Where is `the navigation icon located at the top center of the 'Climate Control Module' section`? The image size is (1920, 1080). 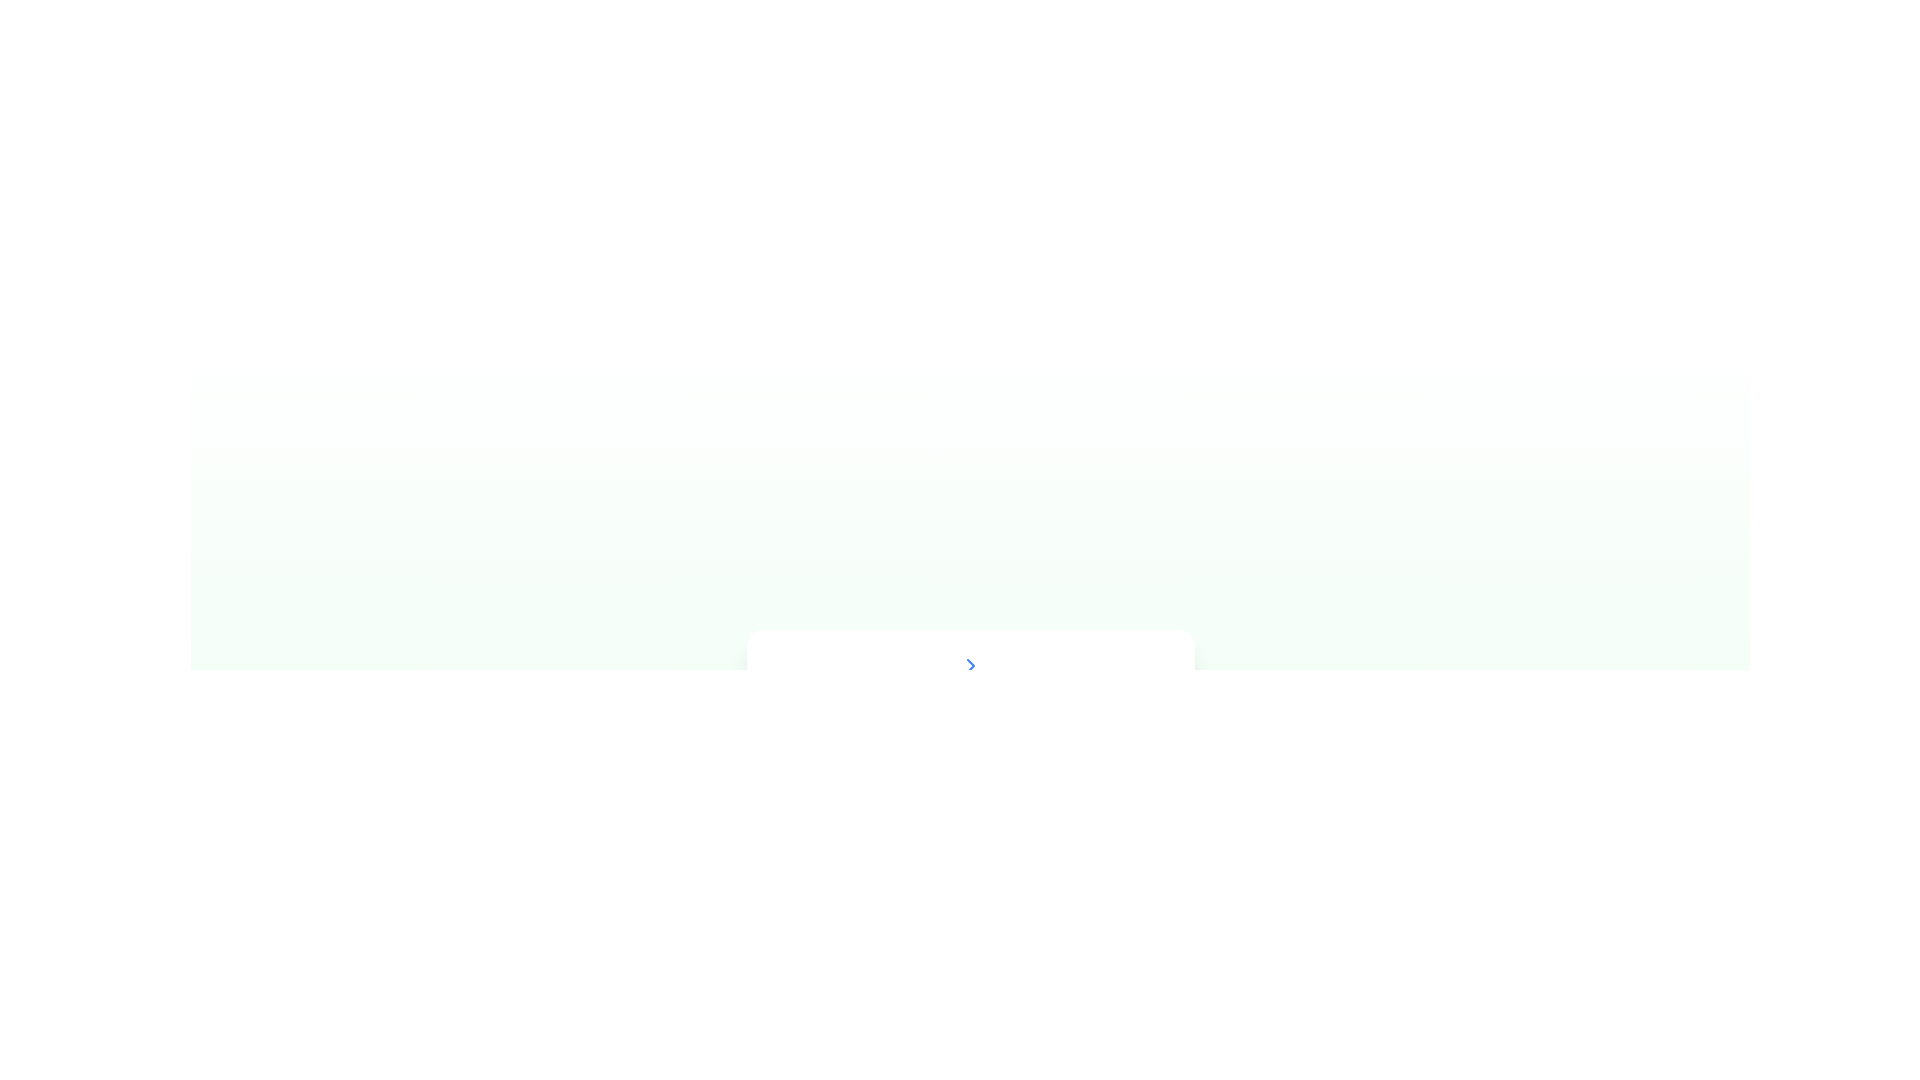
the navigation icon located at the top center of the 'Climate Control Module' section is located at coordinates (970, 666).